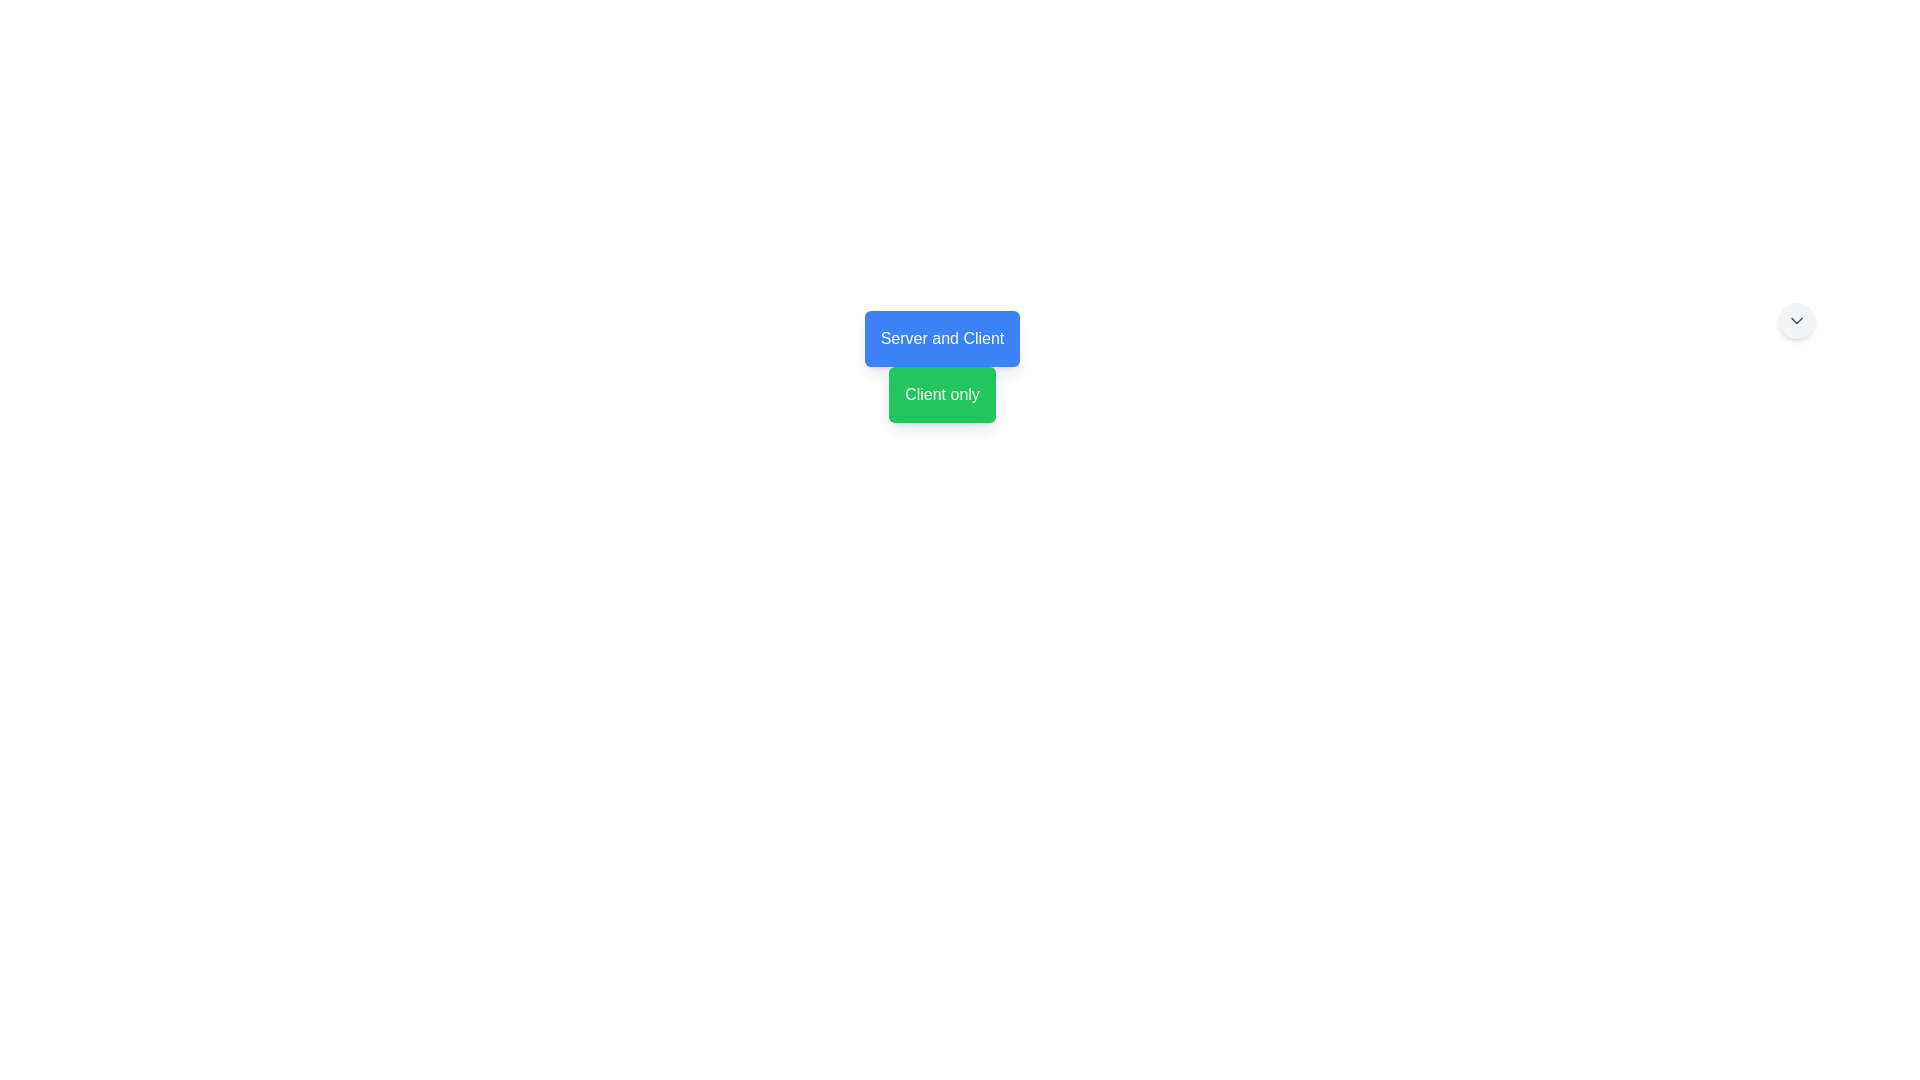 The image size is (1920, 1080). Describe the element at coordinates (1796, 319) in the screenshot. I see `the gray chevron icon in the top-right corner of the interface` at that location.